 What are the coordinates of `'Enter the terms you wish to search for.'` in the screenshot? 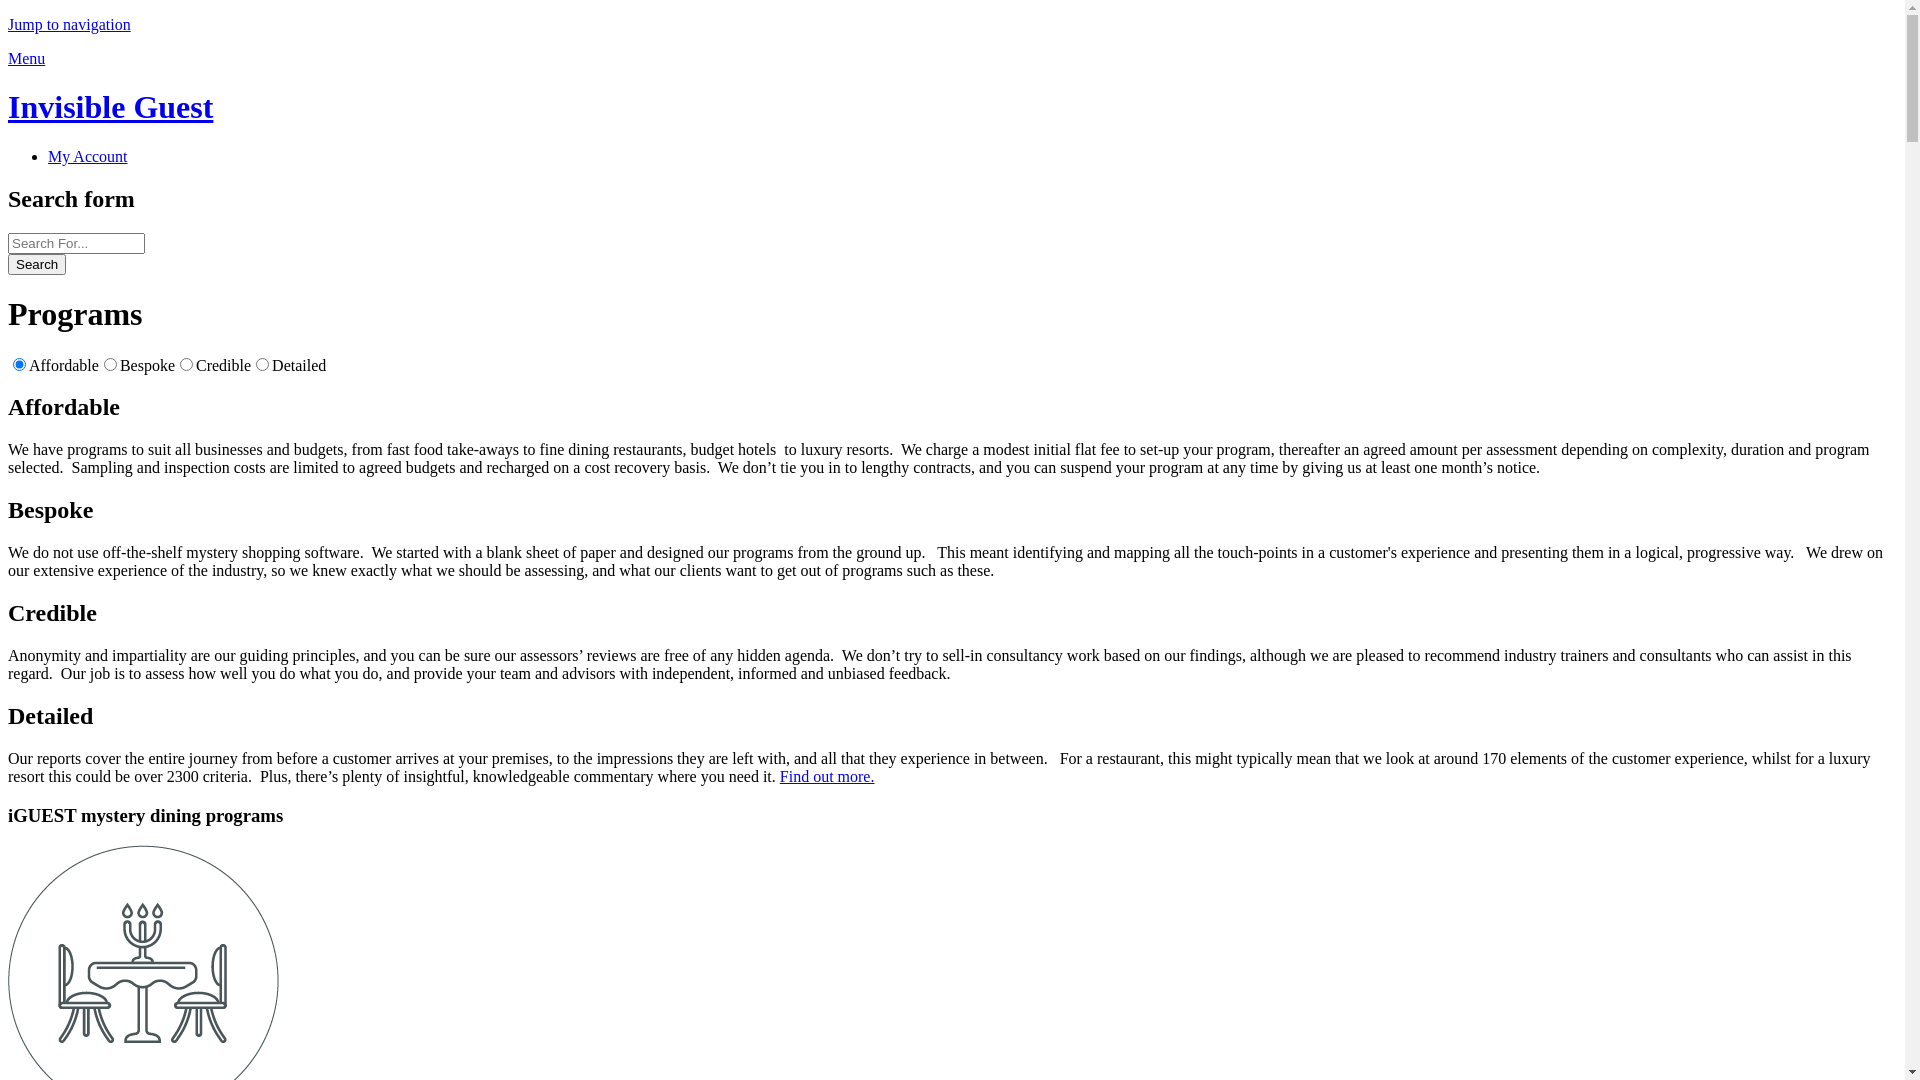 It's located at (76, 242).